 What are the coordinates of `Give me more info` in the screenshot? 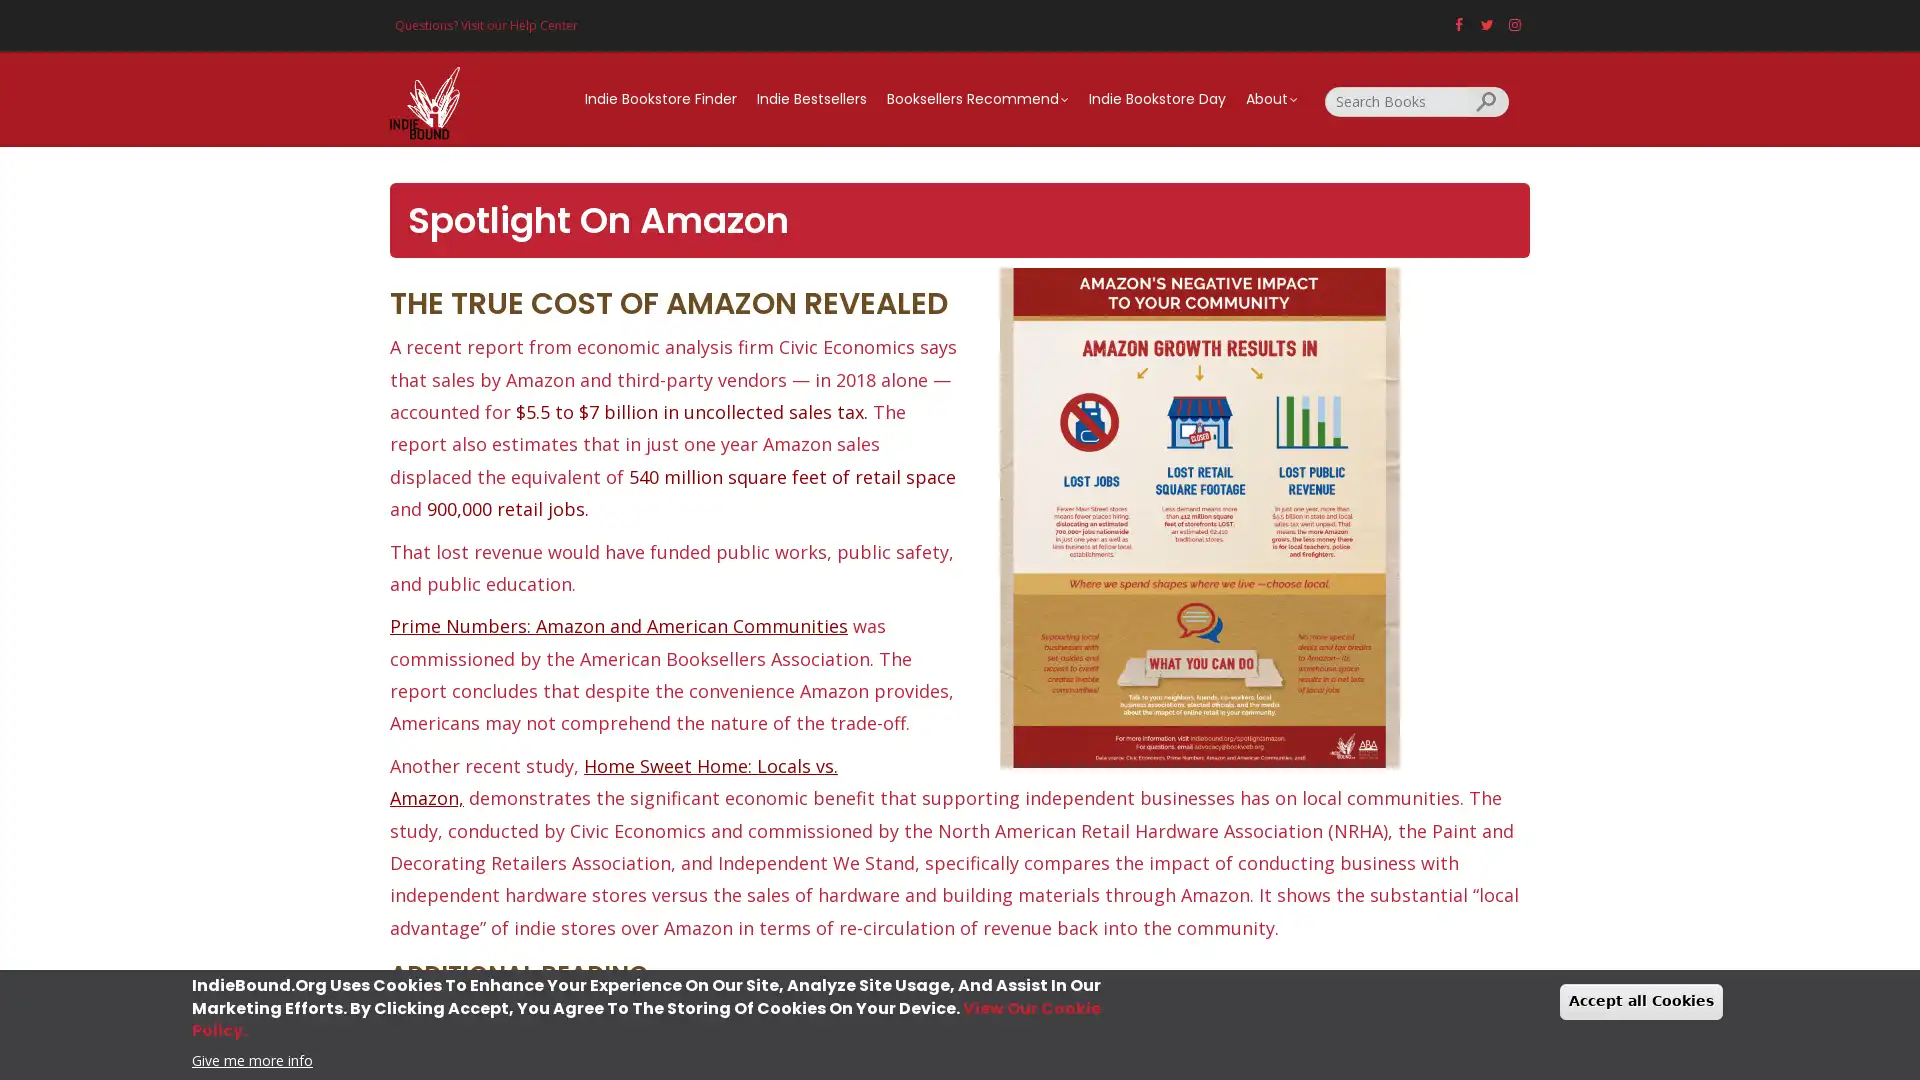 It's located at (251, 1058).